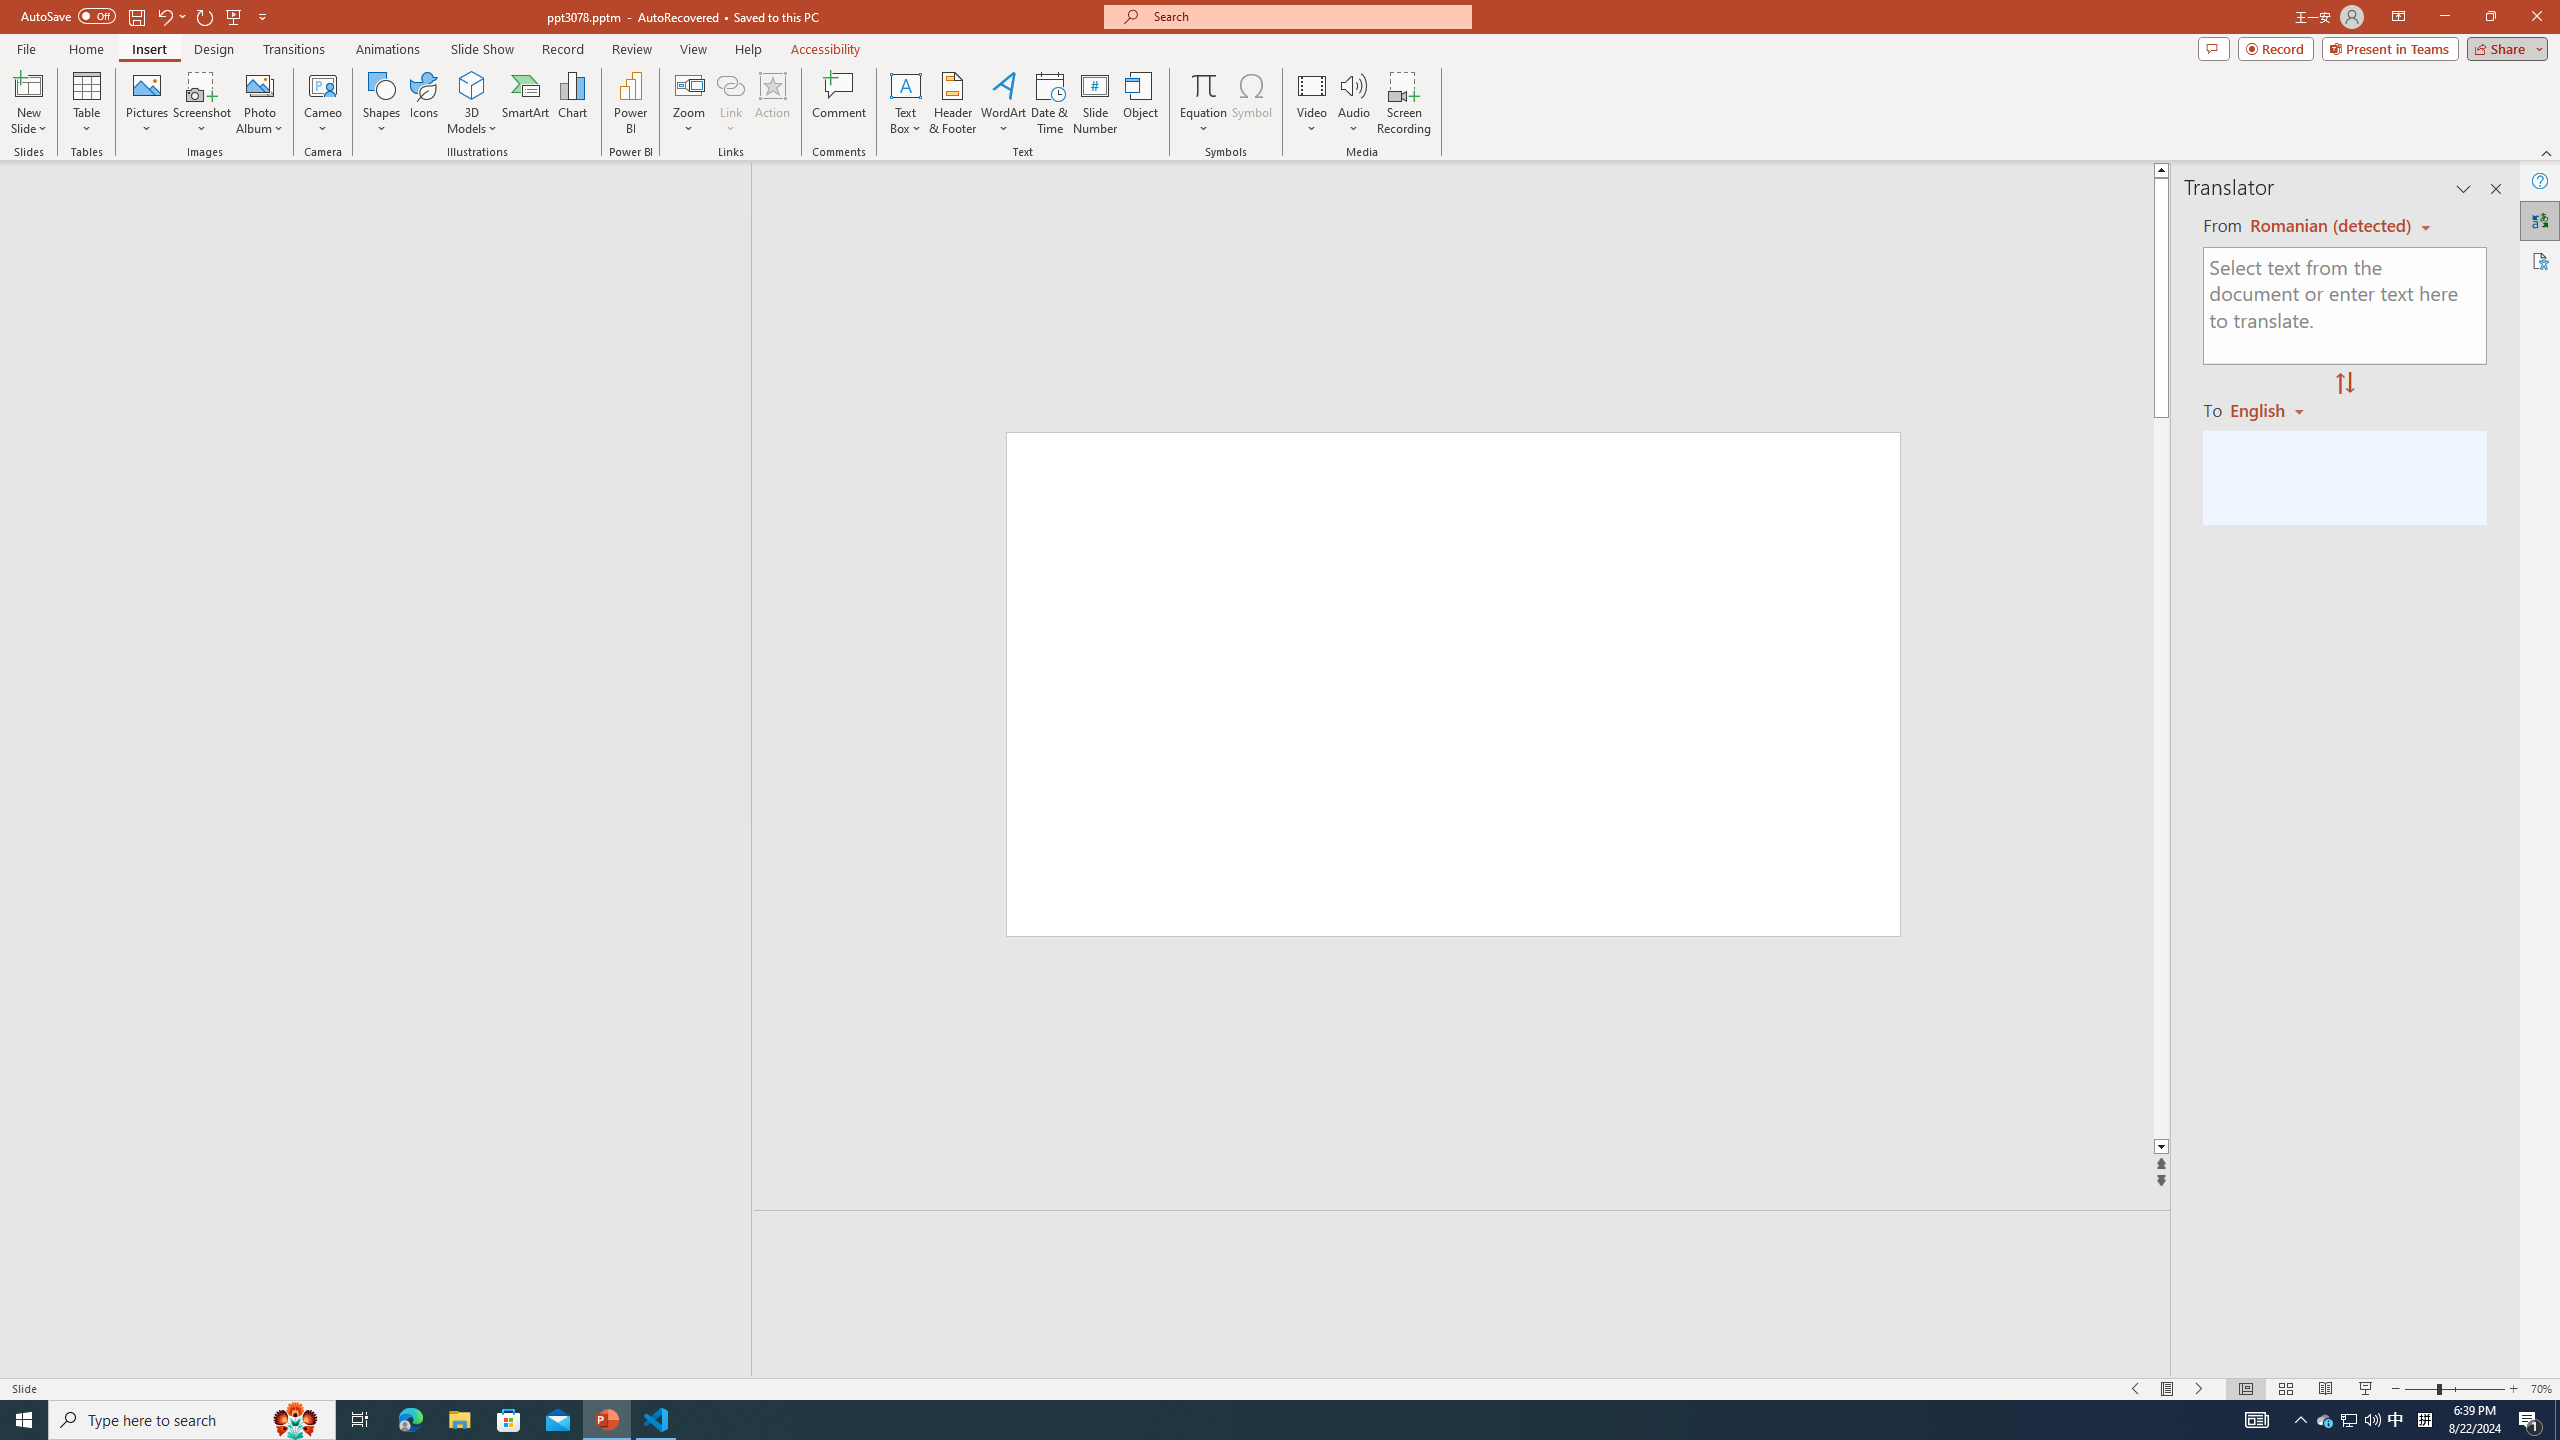  Describe the element at coordinates (1048, 103) in the screenshot. I see `'Date & Time...'` at that location.